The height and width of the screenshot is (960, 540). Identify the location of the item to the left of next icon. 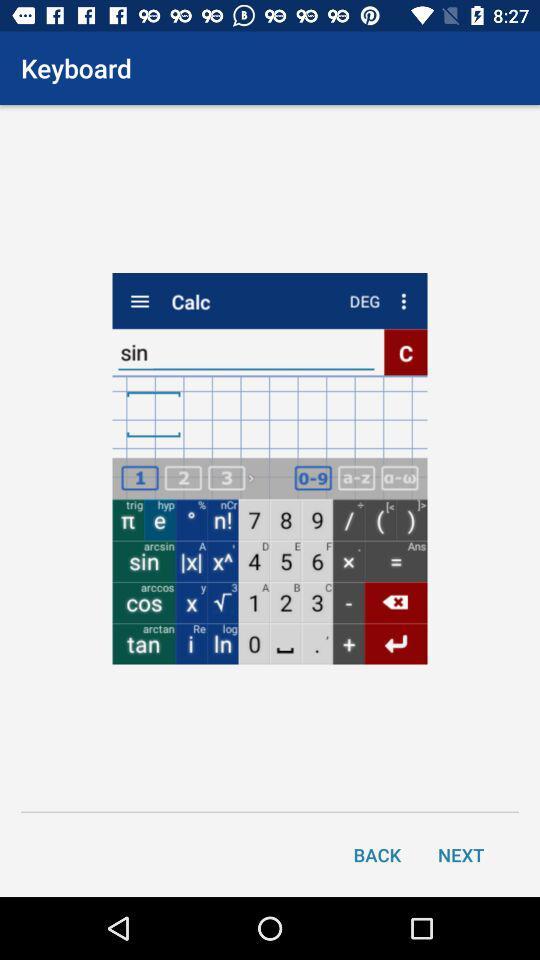
(377, 853).